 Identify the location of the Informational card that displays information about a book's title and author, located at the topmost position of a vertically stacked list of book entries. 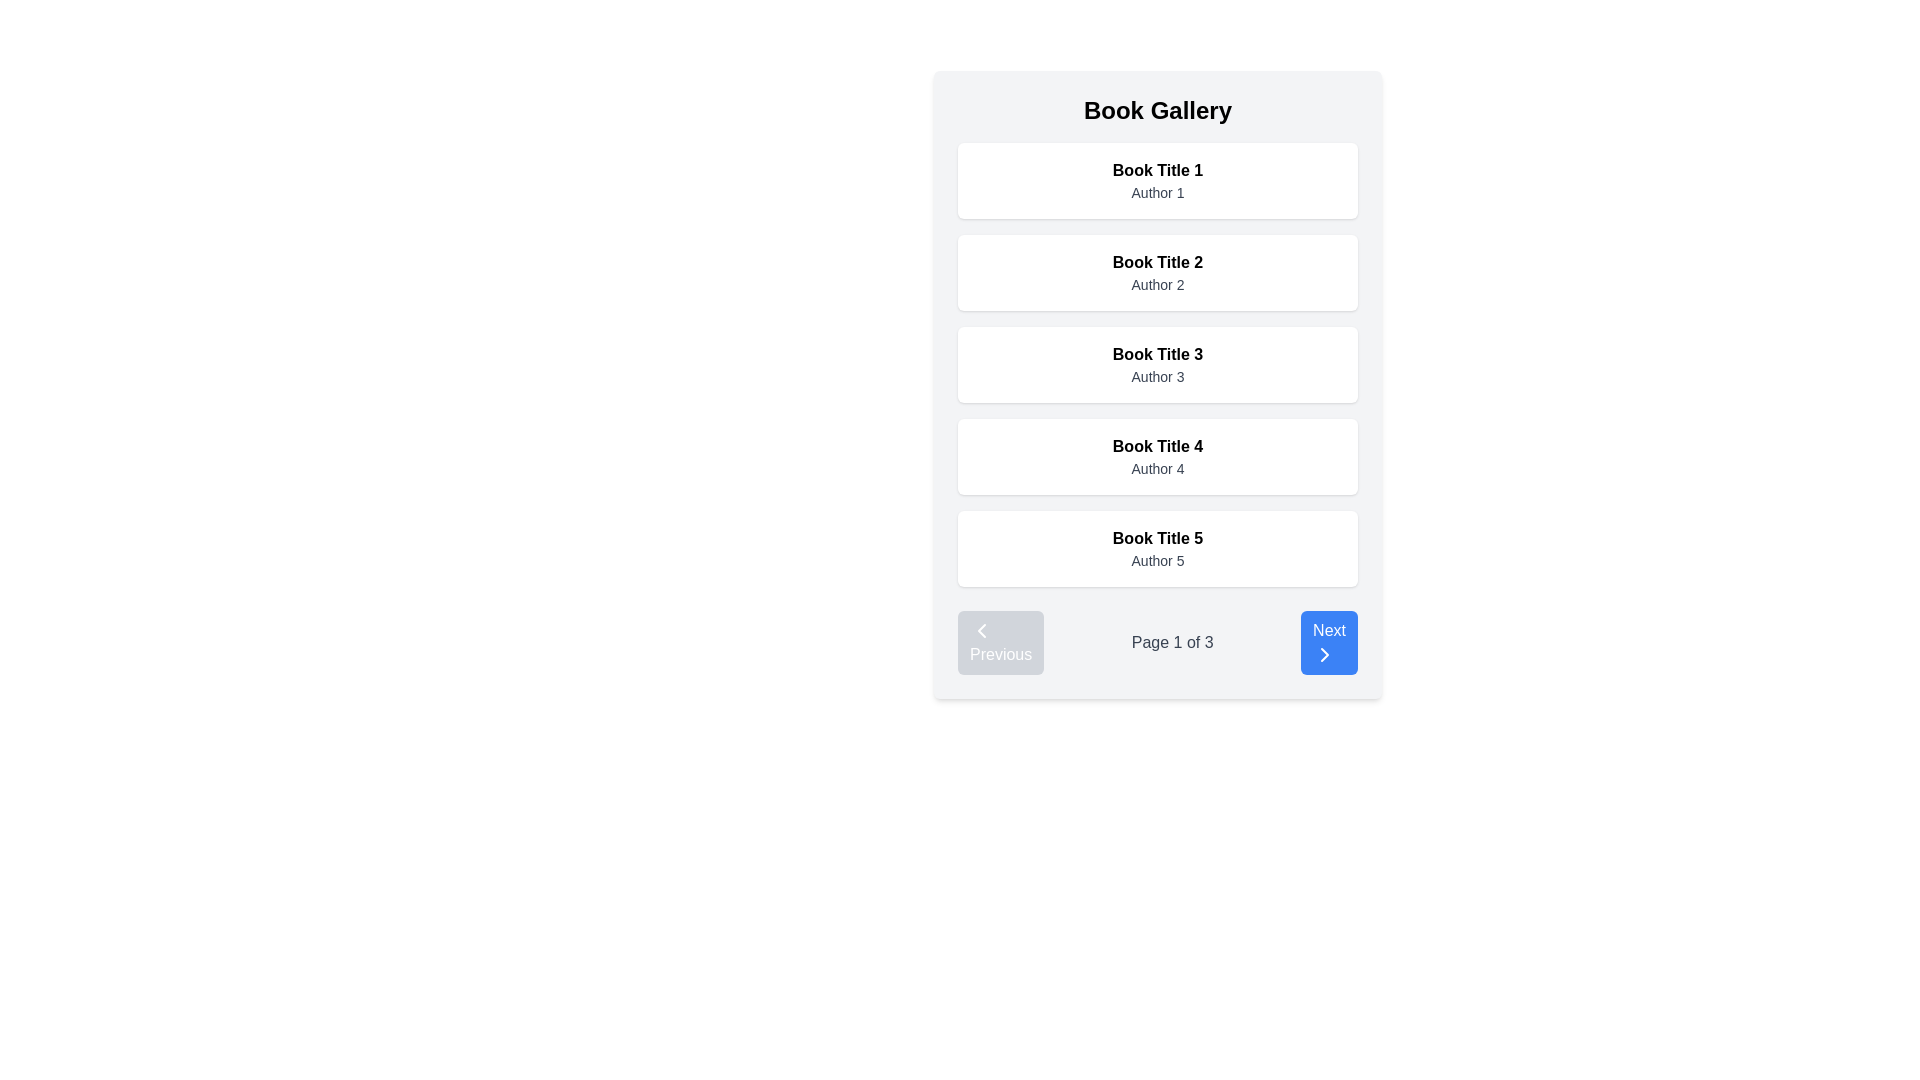
(1157, 181).